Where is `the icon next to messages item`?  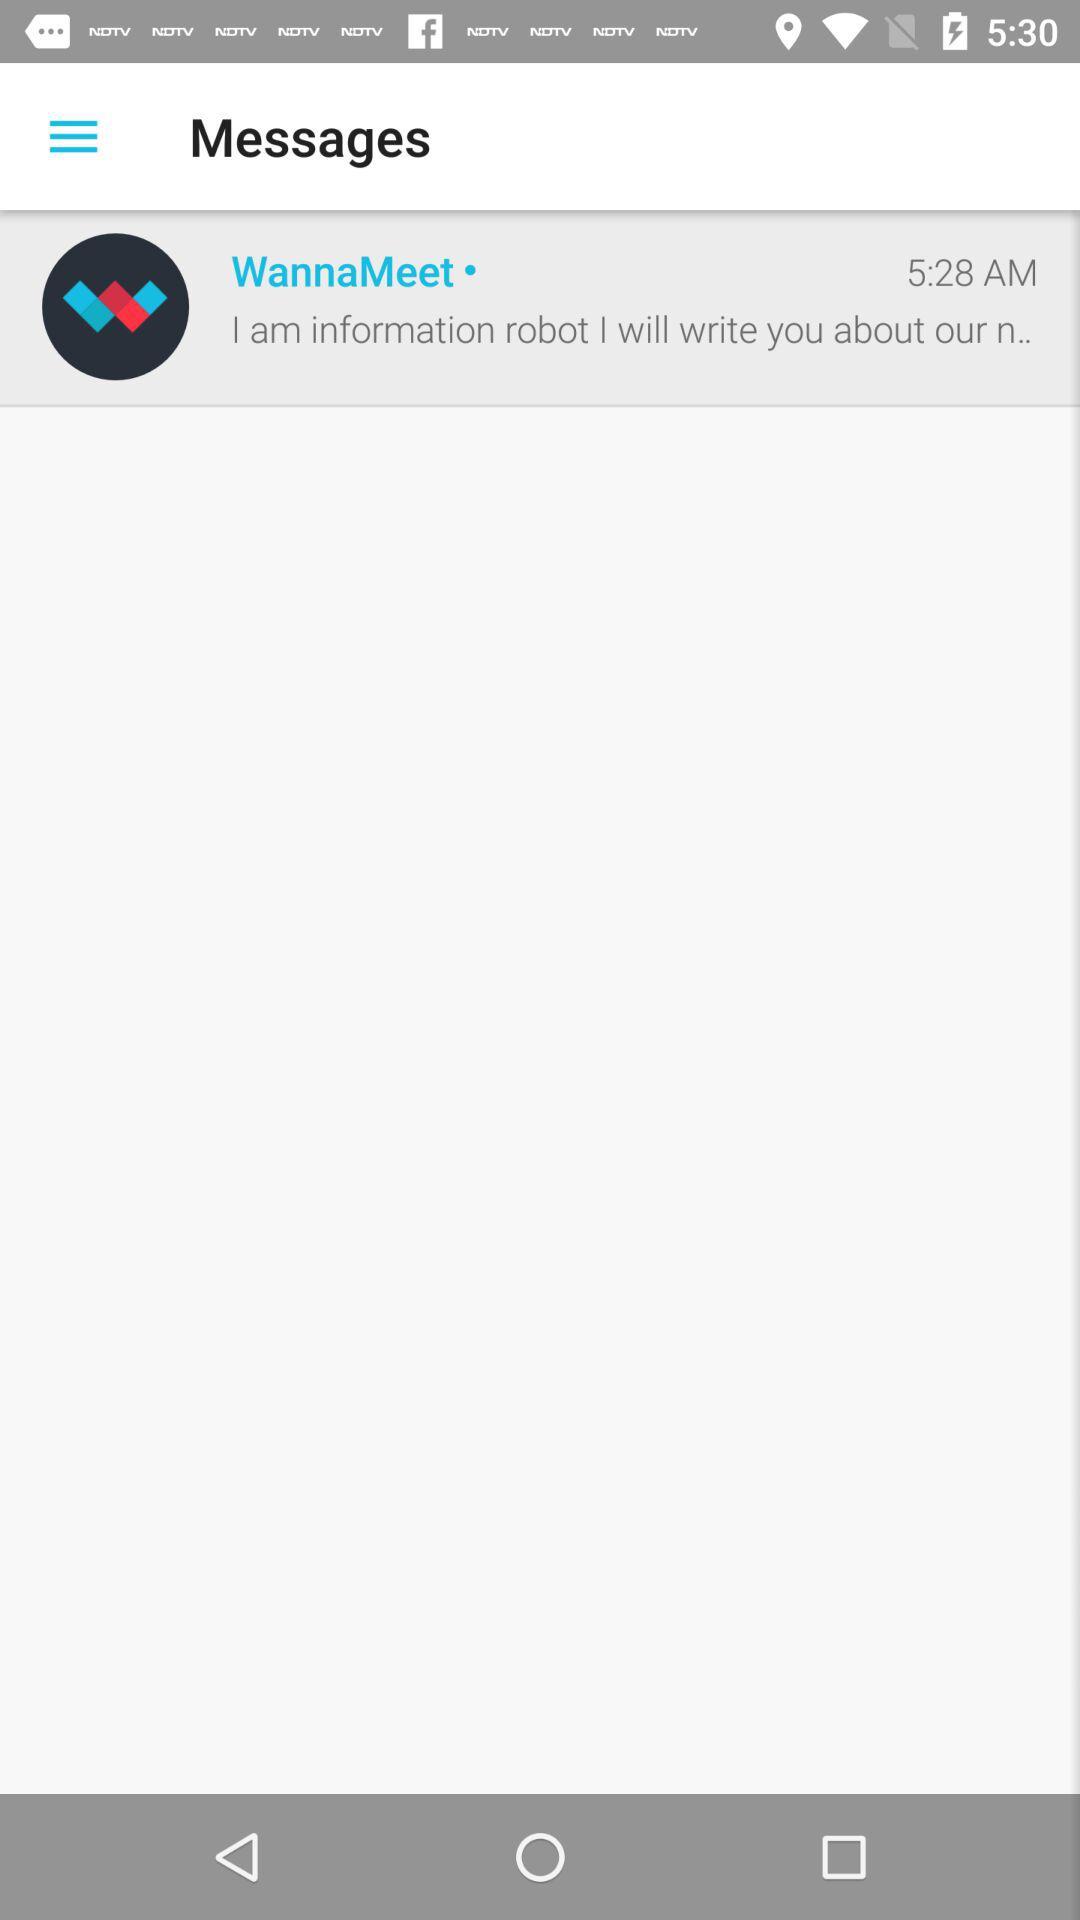 the icon next to messages item is located at coordinates (72, 135).